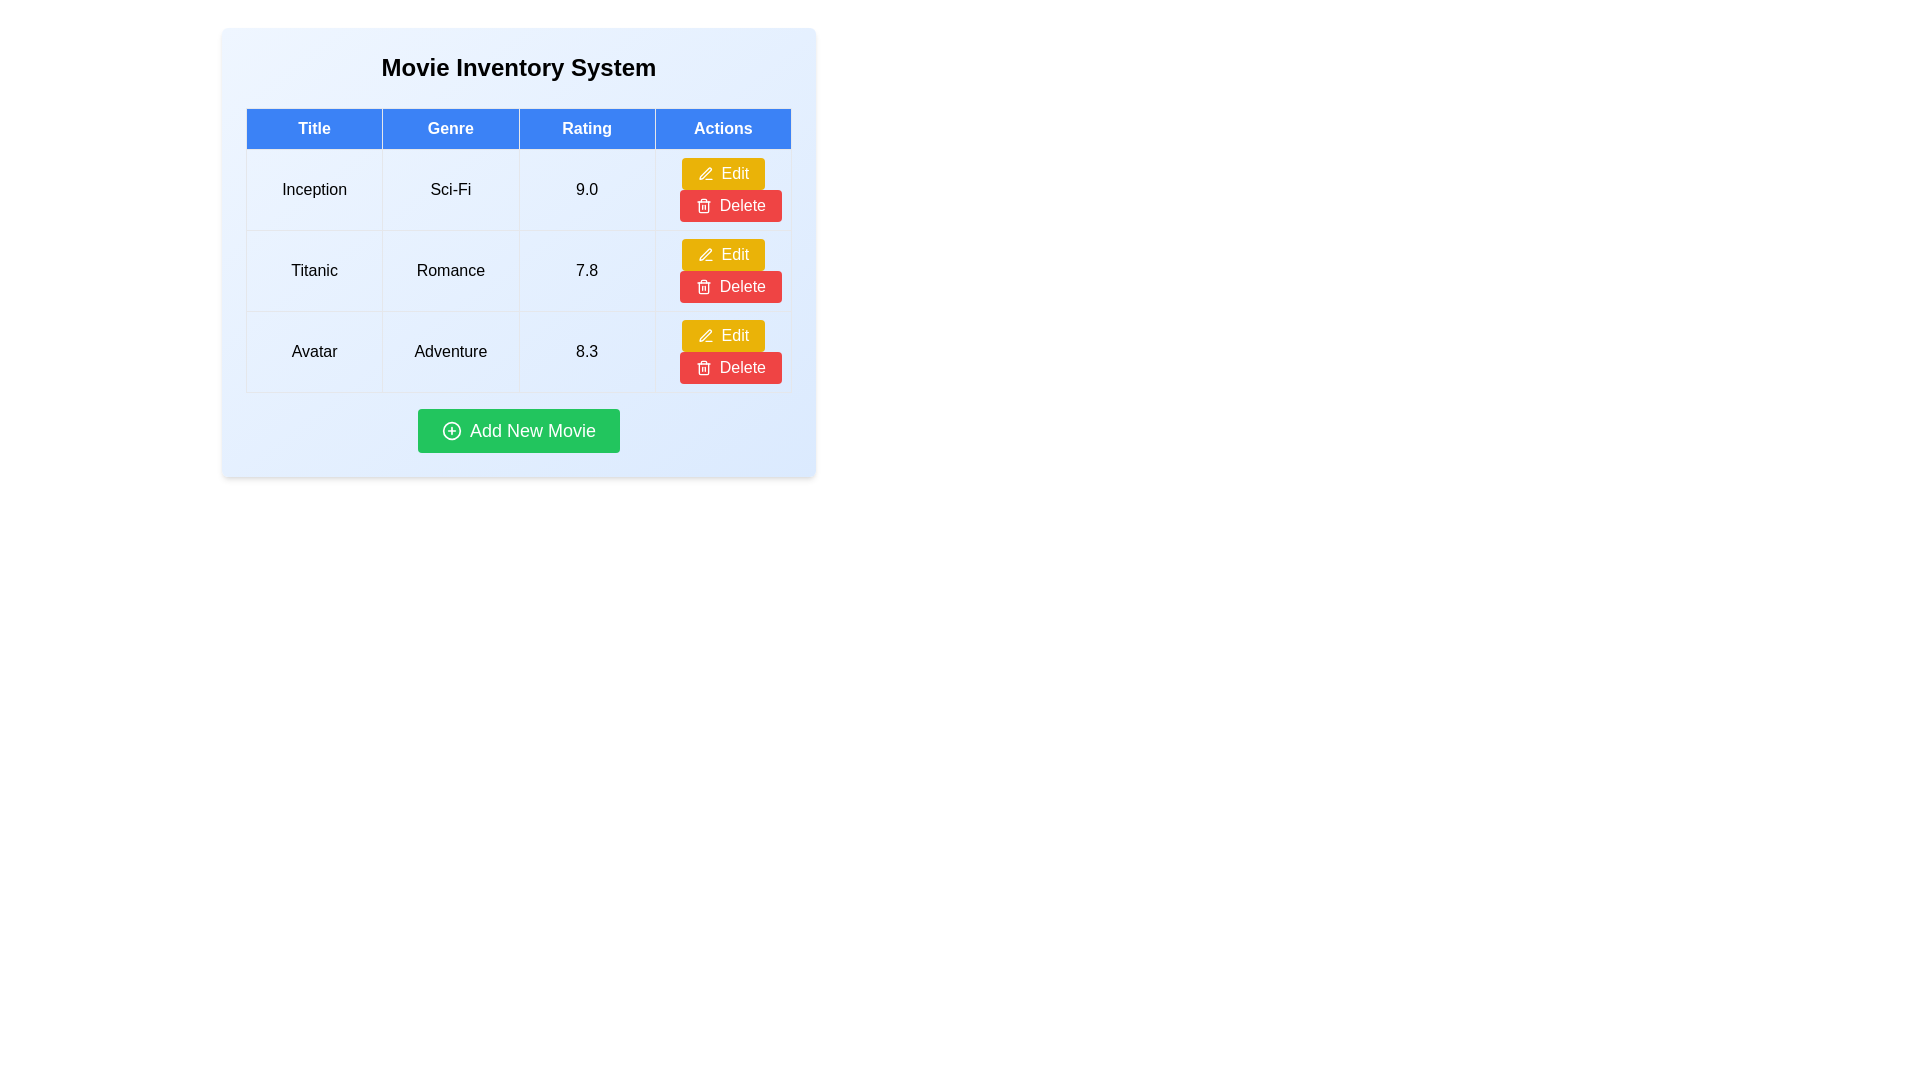 This screenshot has width=1920, height=1080. Describe the element at coordinates (313, 270) in the screenshot. I see `the Text label that identifies the title of a movie entry in the second row and first column of the data table` at that location.